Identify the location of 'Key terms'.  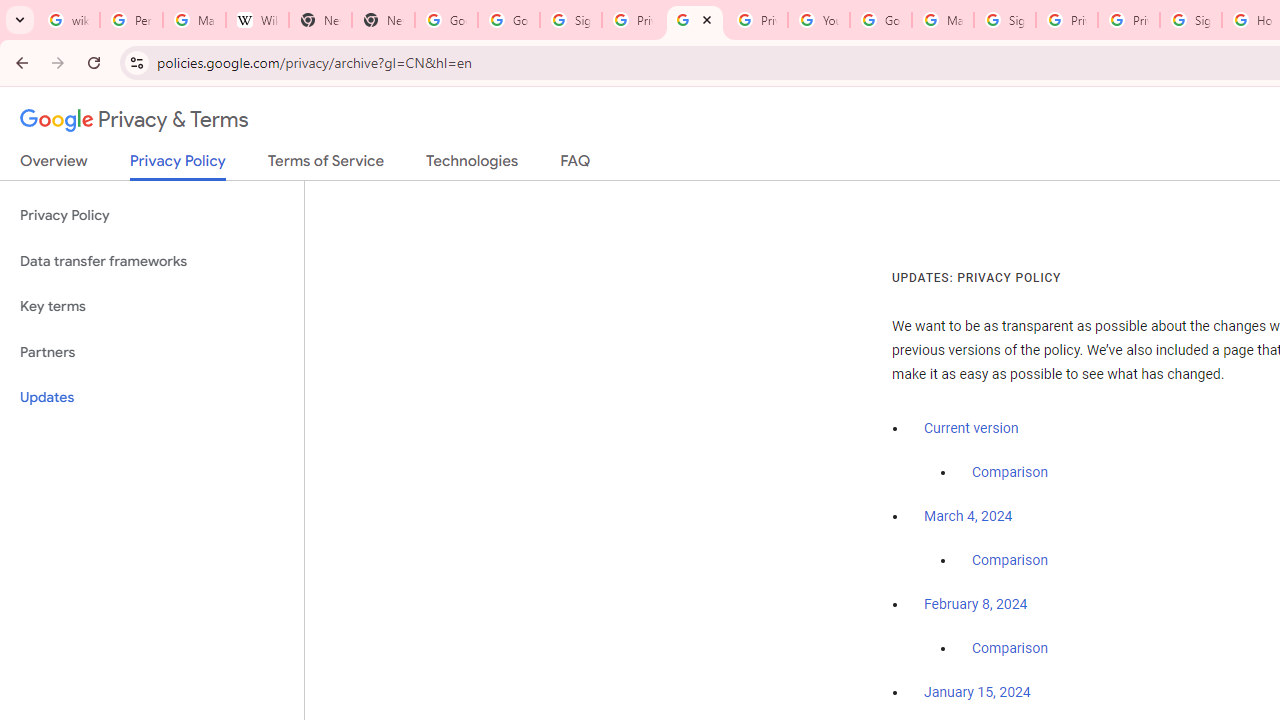
(151, 306).